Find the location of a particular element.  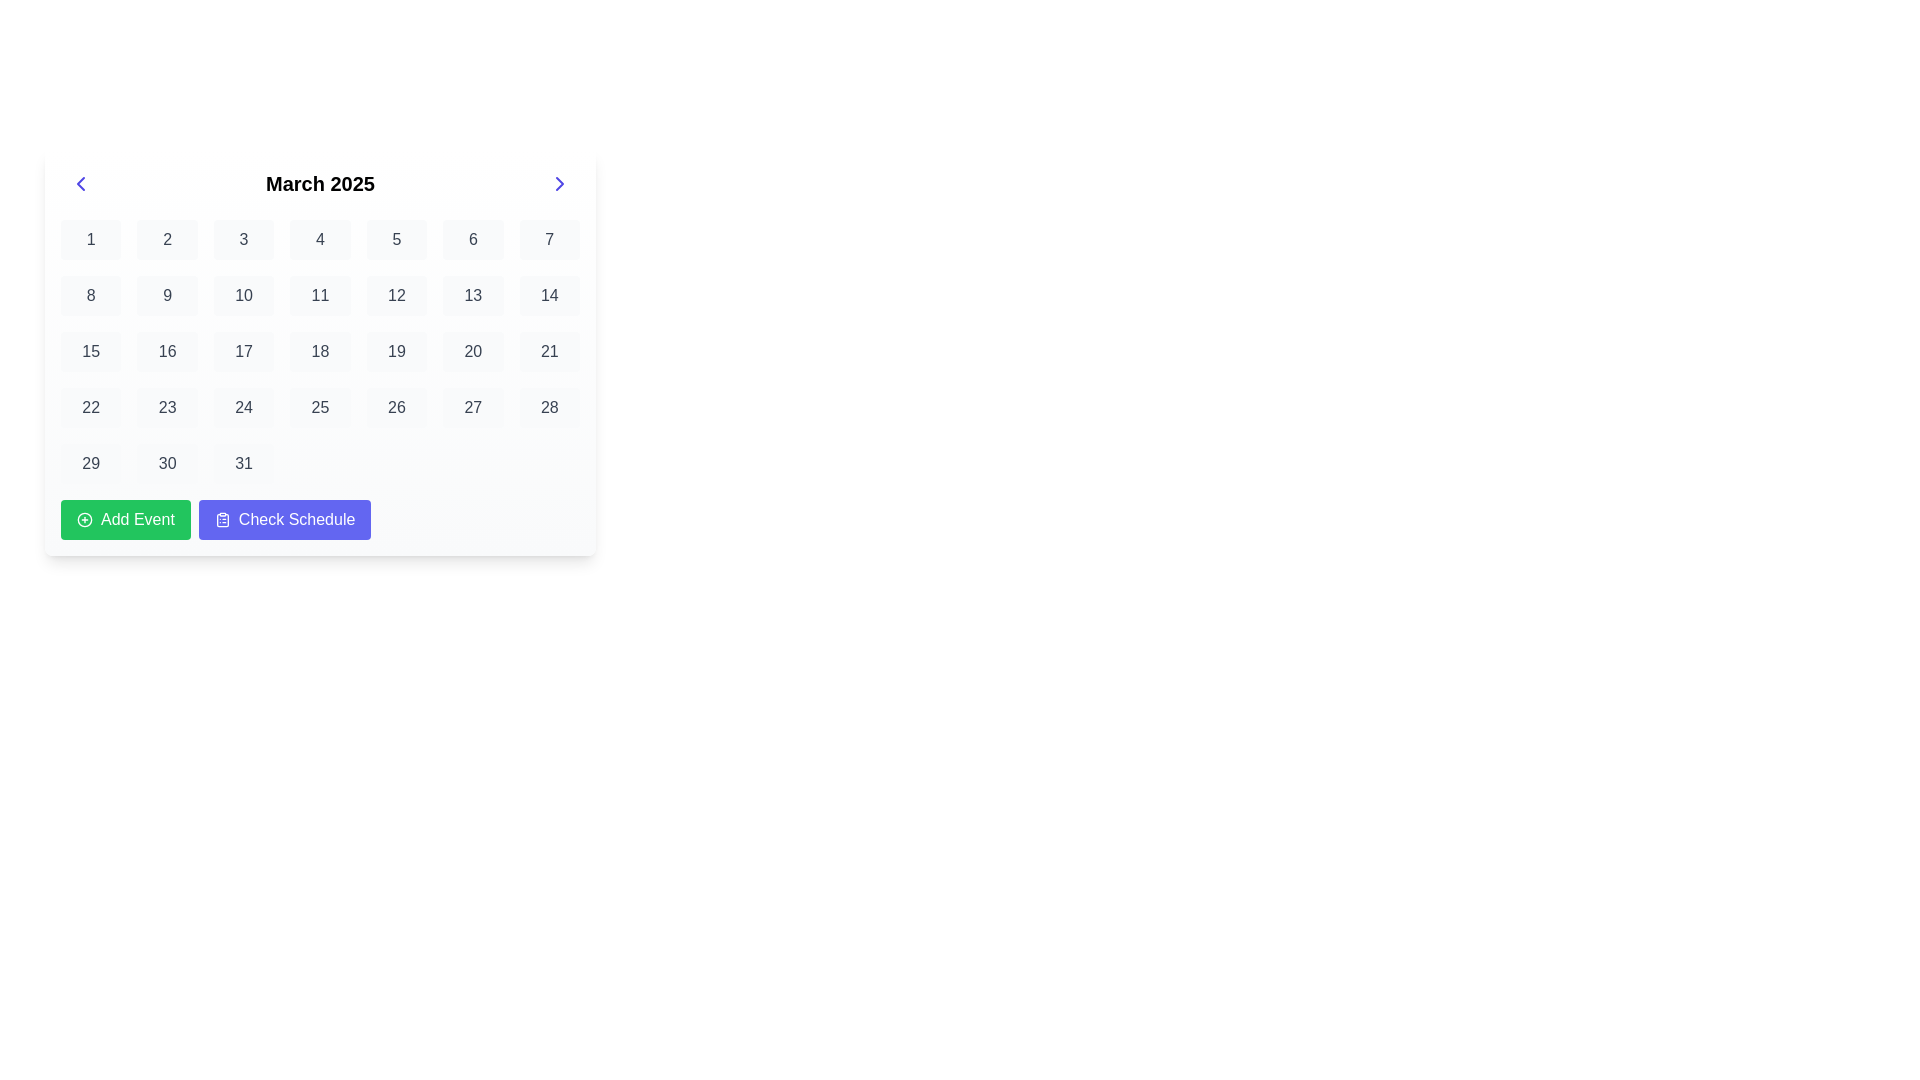

the right-pointing chevron icon in light indigo color located to the right of the 'March 2025' header is located at coordinates (560, 184).